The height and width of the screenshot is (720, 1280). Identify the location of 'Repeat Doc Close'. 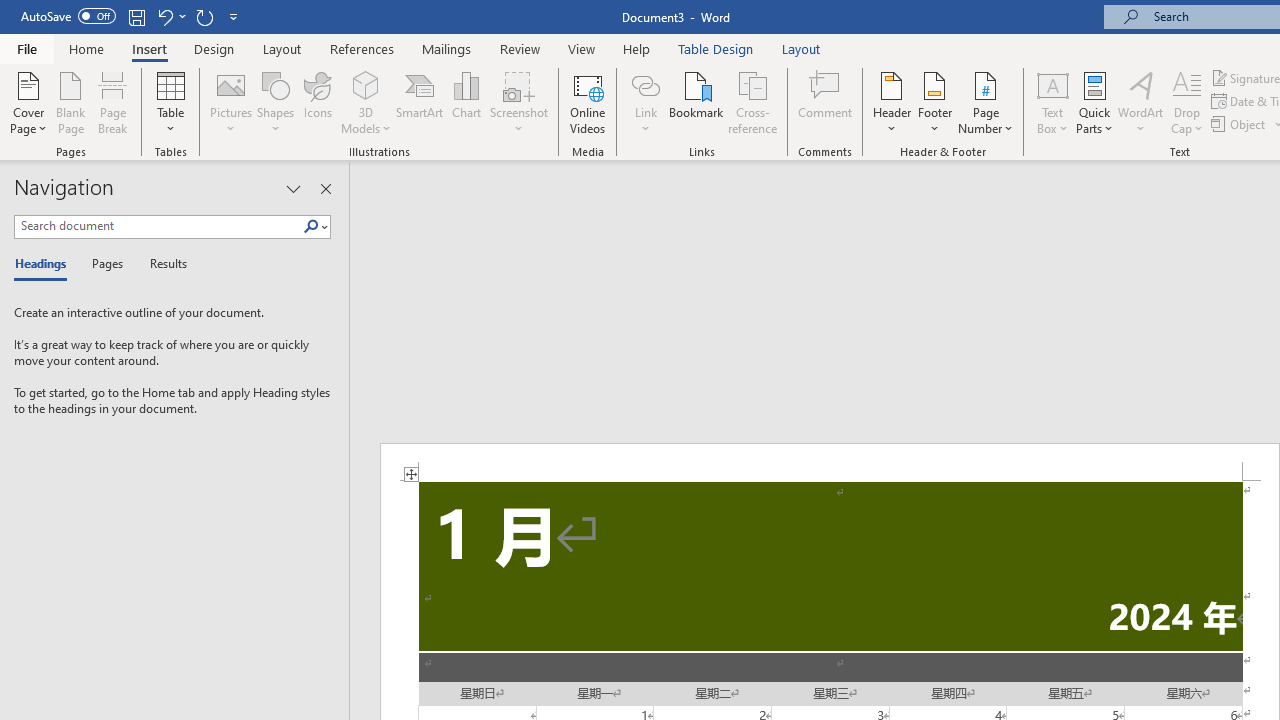
(204, 16).